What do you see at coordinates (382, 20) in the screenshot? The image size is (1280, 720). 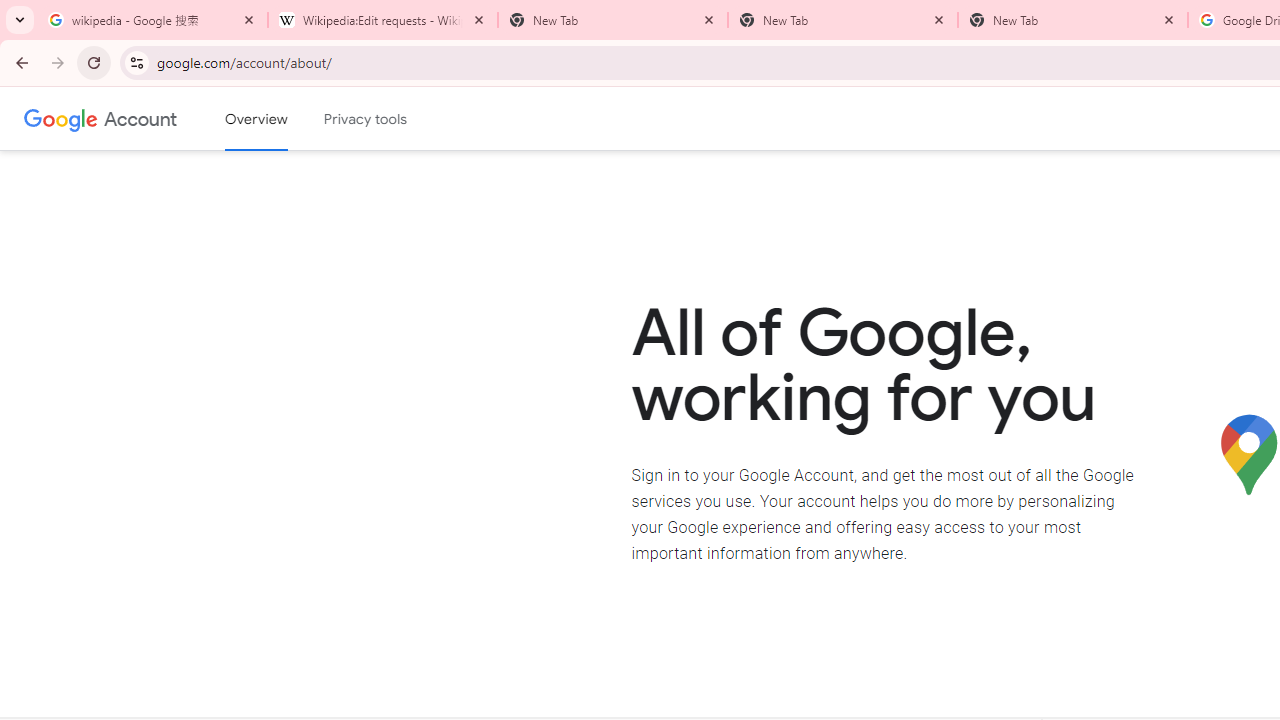 I see `'Wikipedia:Edit requests - Wikipedia'` at bounding box center [382, 20].